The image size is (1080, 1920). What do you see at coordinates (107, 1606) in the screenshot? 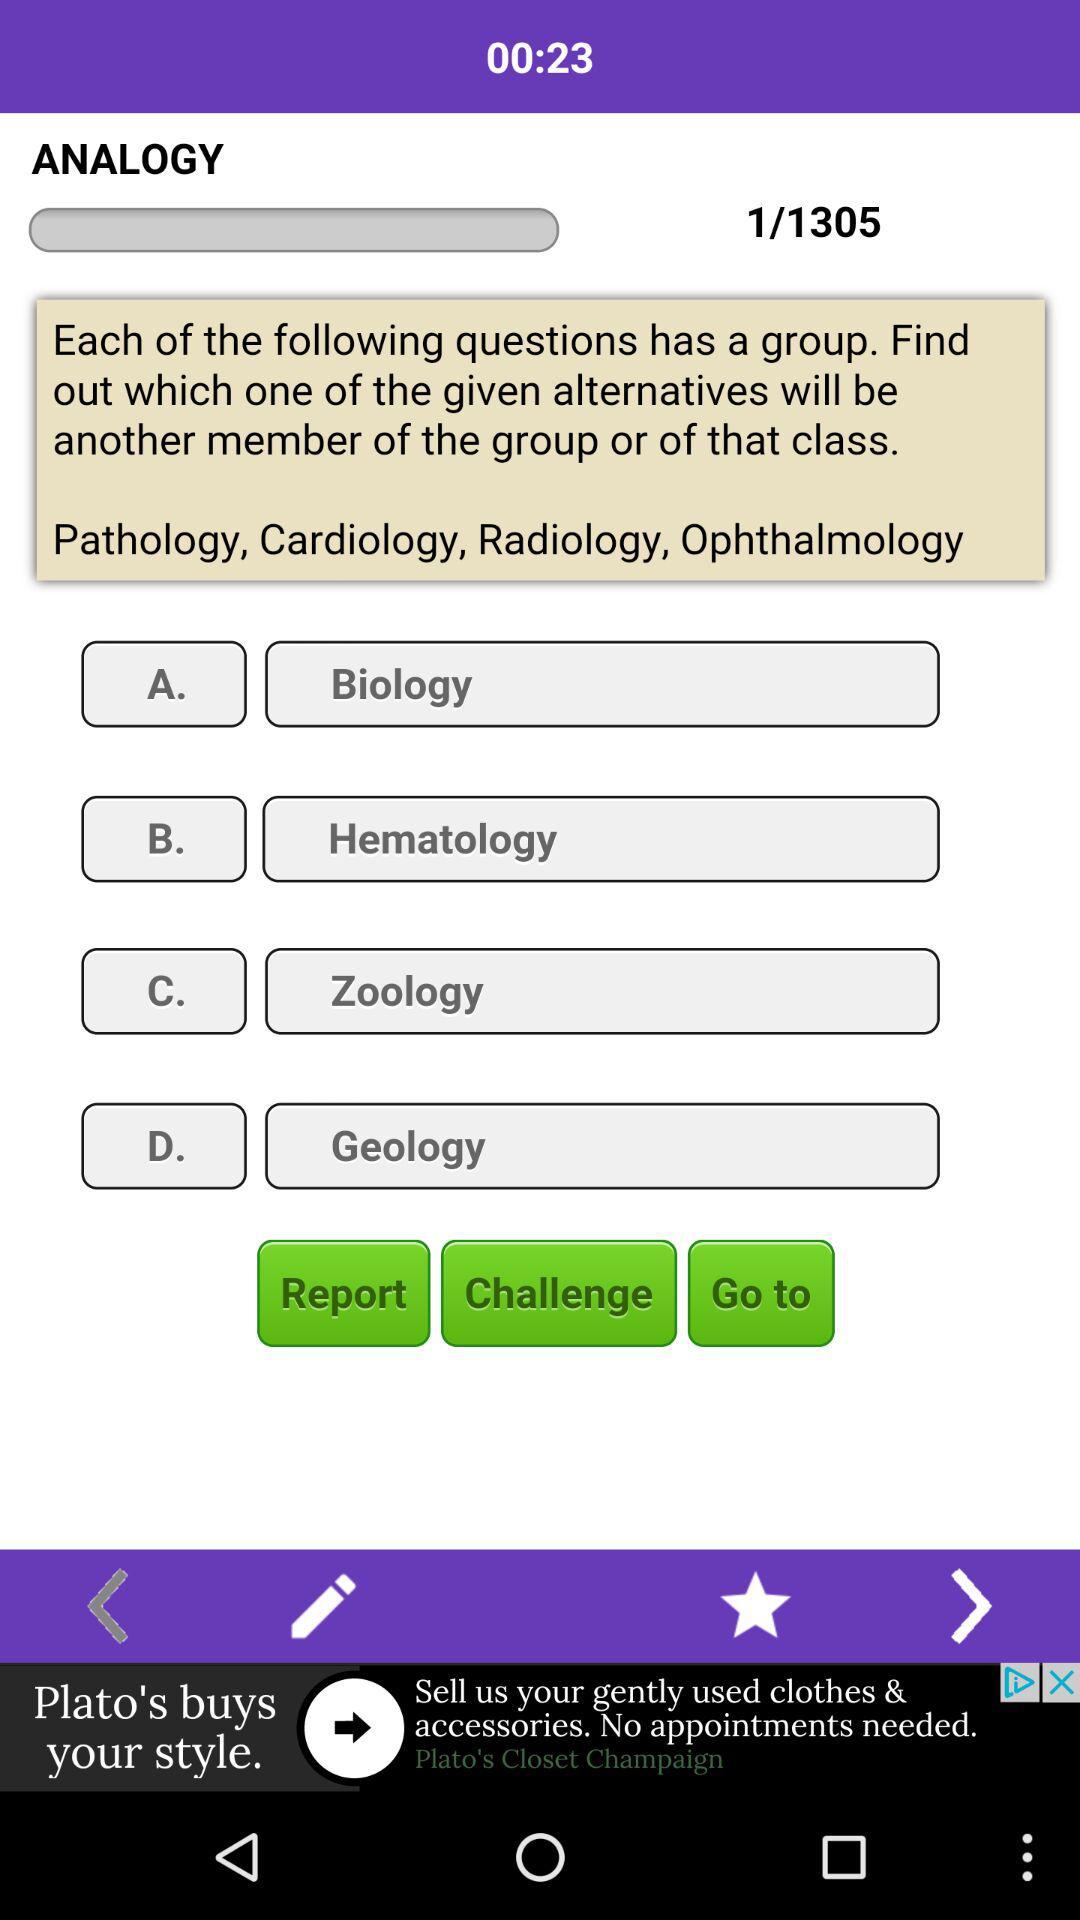
I see `go back` at bounding box center [107, 1606].